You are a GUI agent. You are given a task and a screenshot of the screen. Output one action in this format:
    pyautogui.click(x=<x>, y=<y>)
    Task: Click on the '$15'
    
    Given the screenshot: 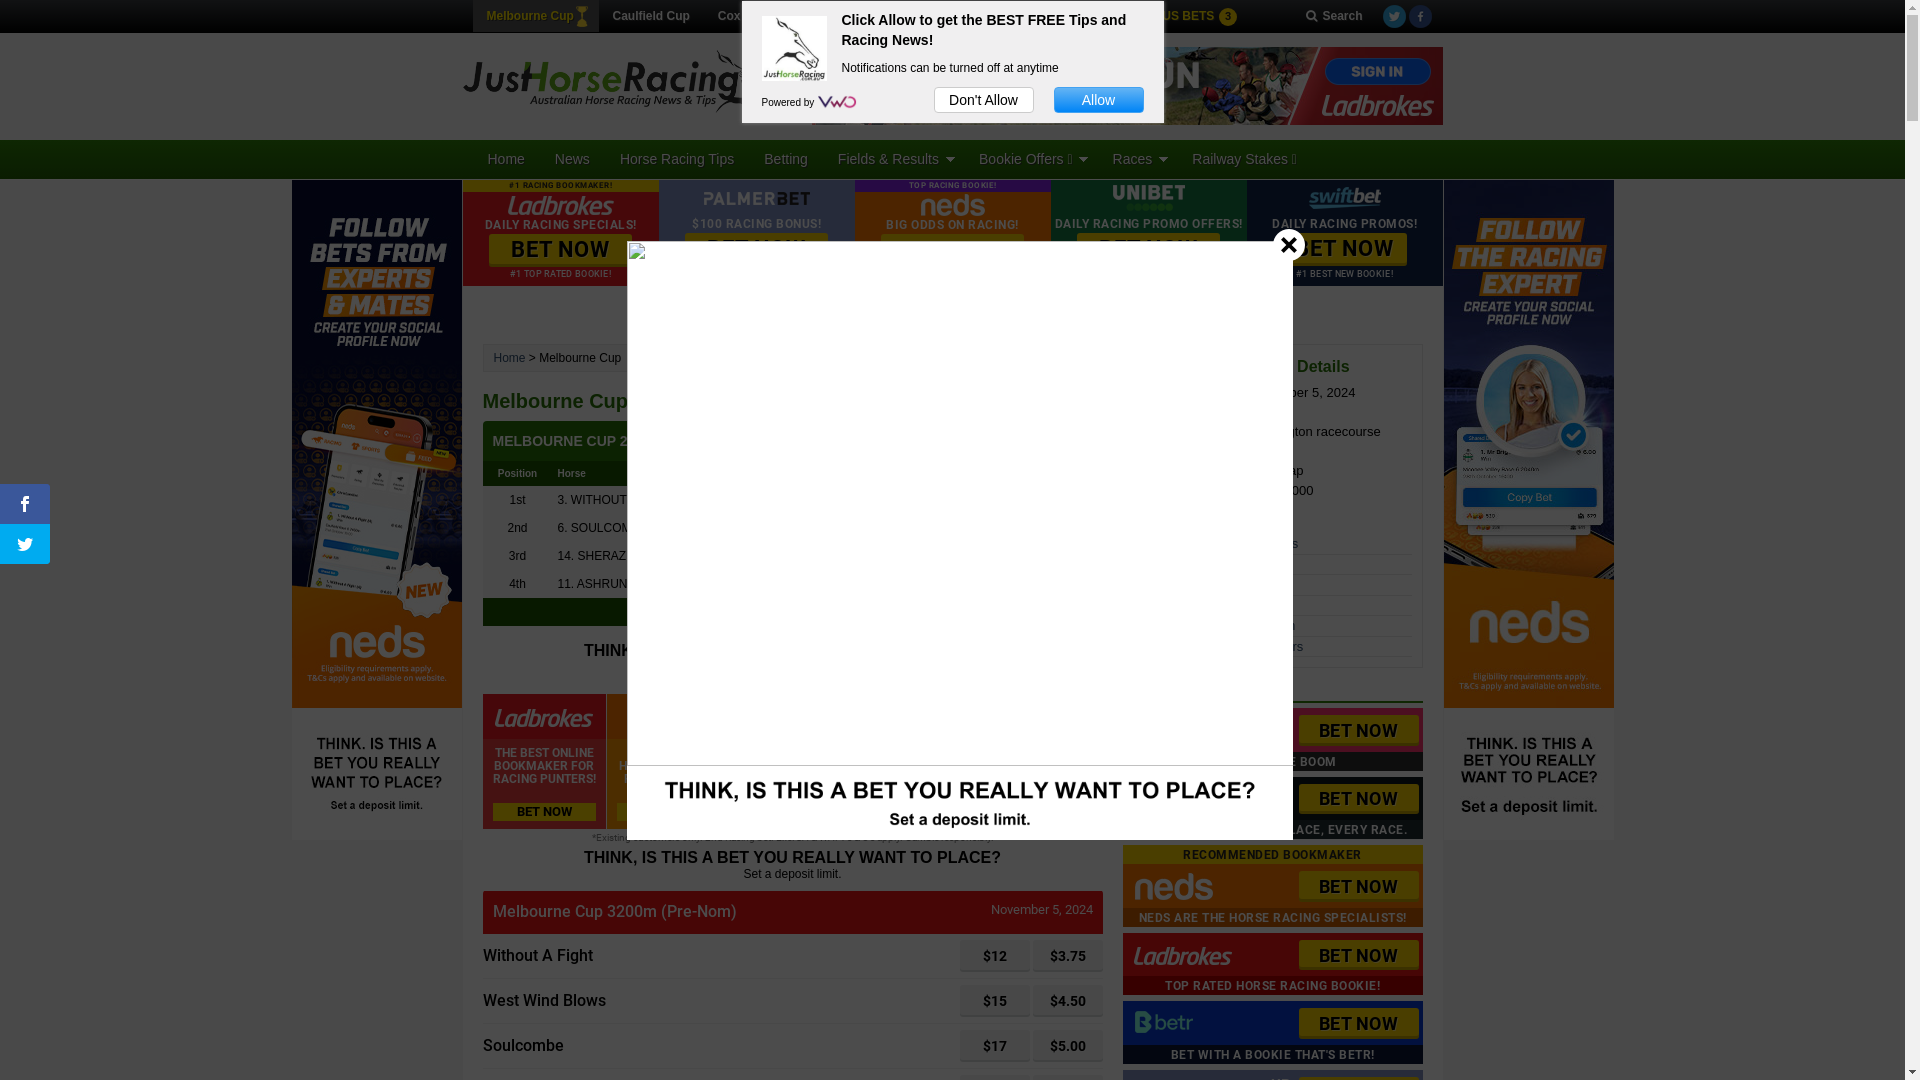 What is the action you would take?
    pyautogui.click(x=960, y=1001)
    